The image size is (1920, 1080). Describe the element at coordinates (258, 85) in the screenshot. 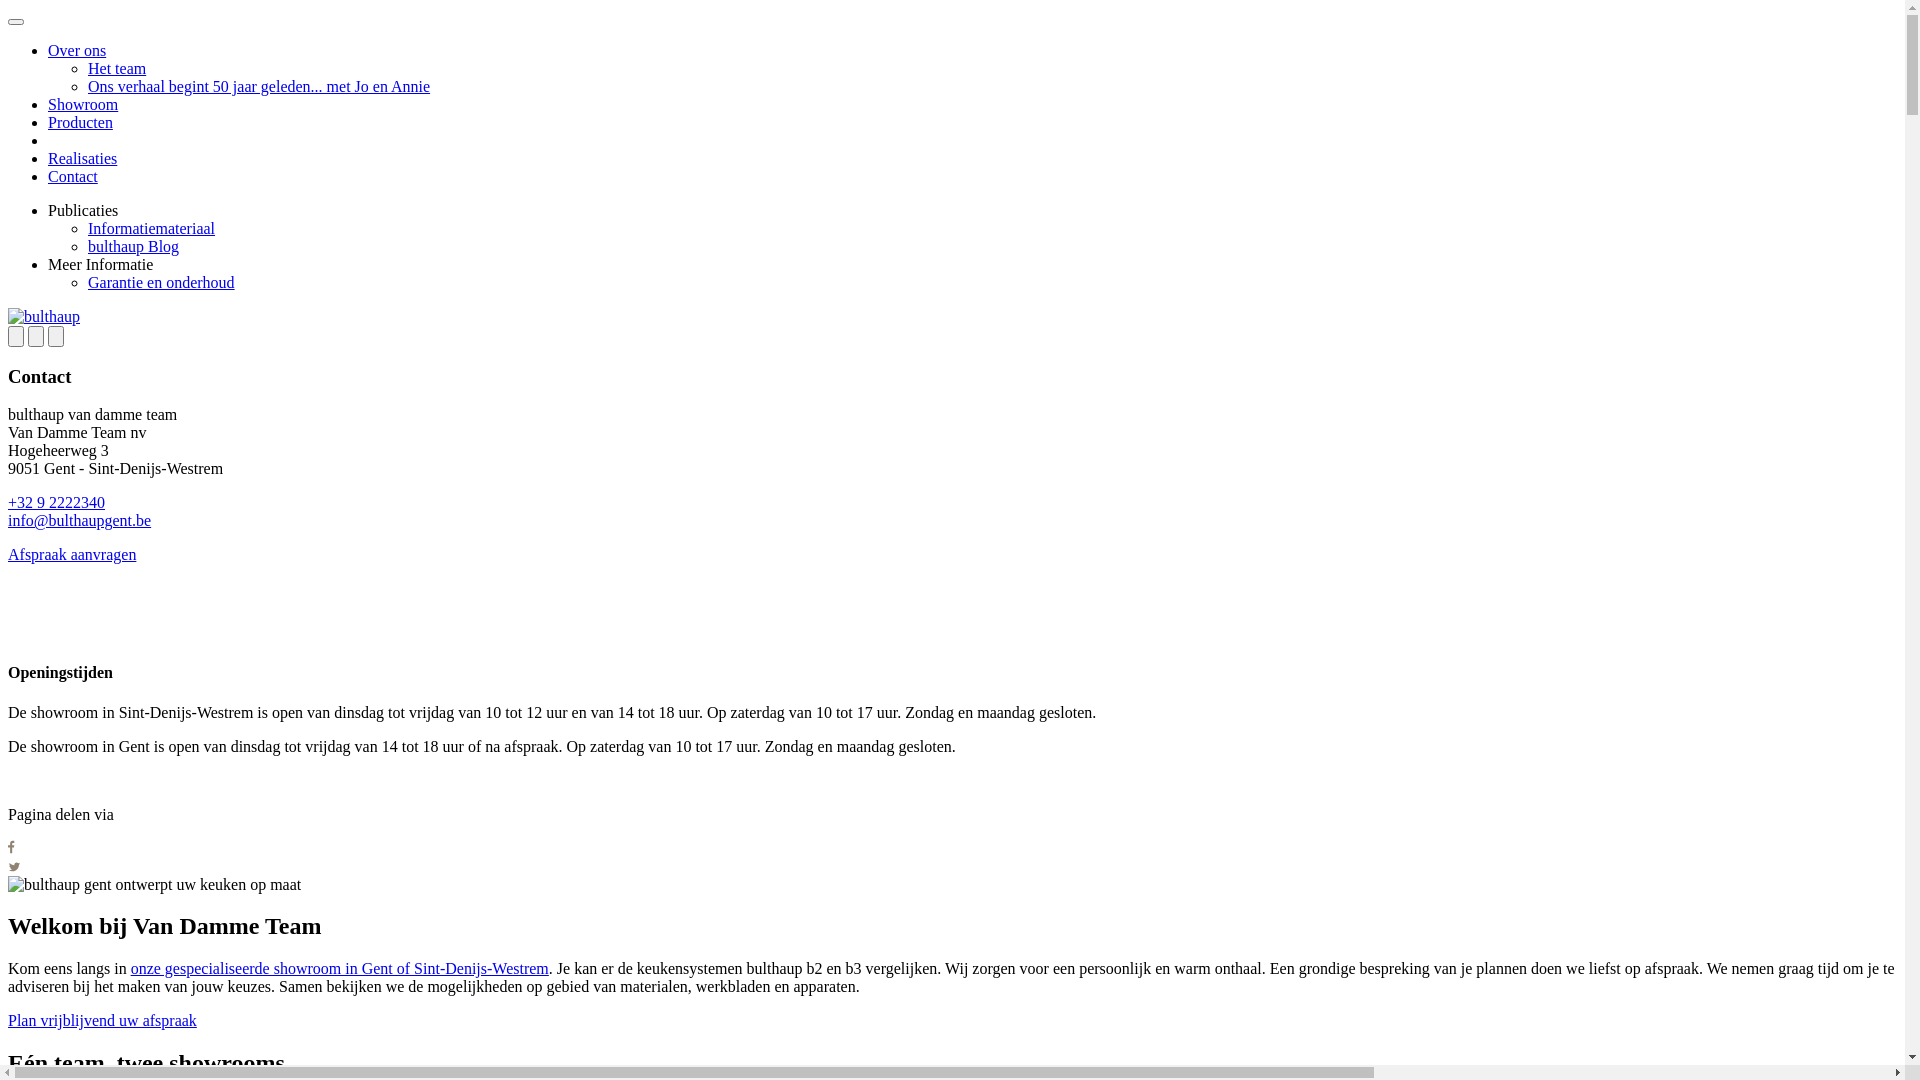

I see `'Ons verhaal begint 50 jaar geleden... met Jo en Annie'` at that location.